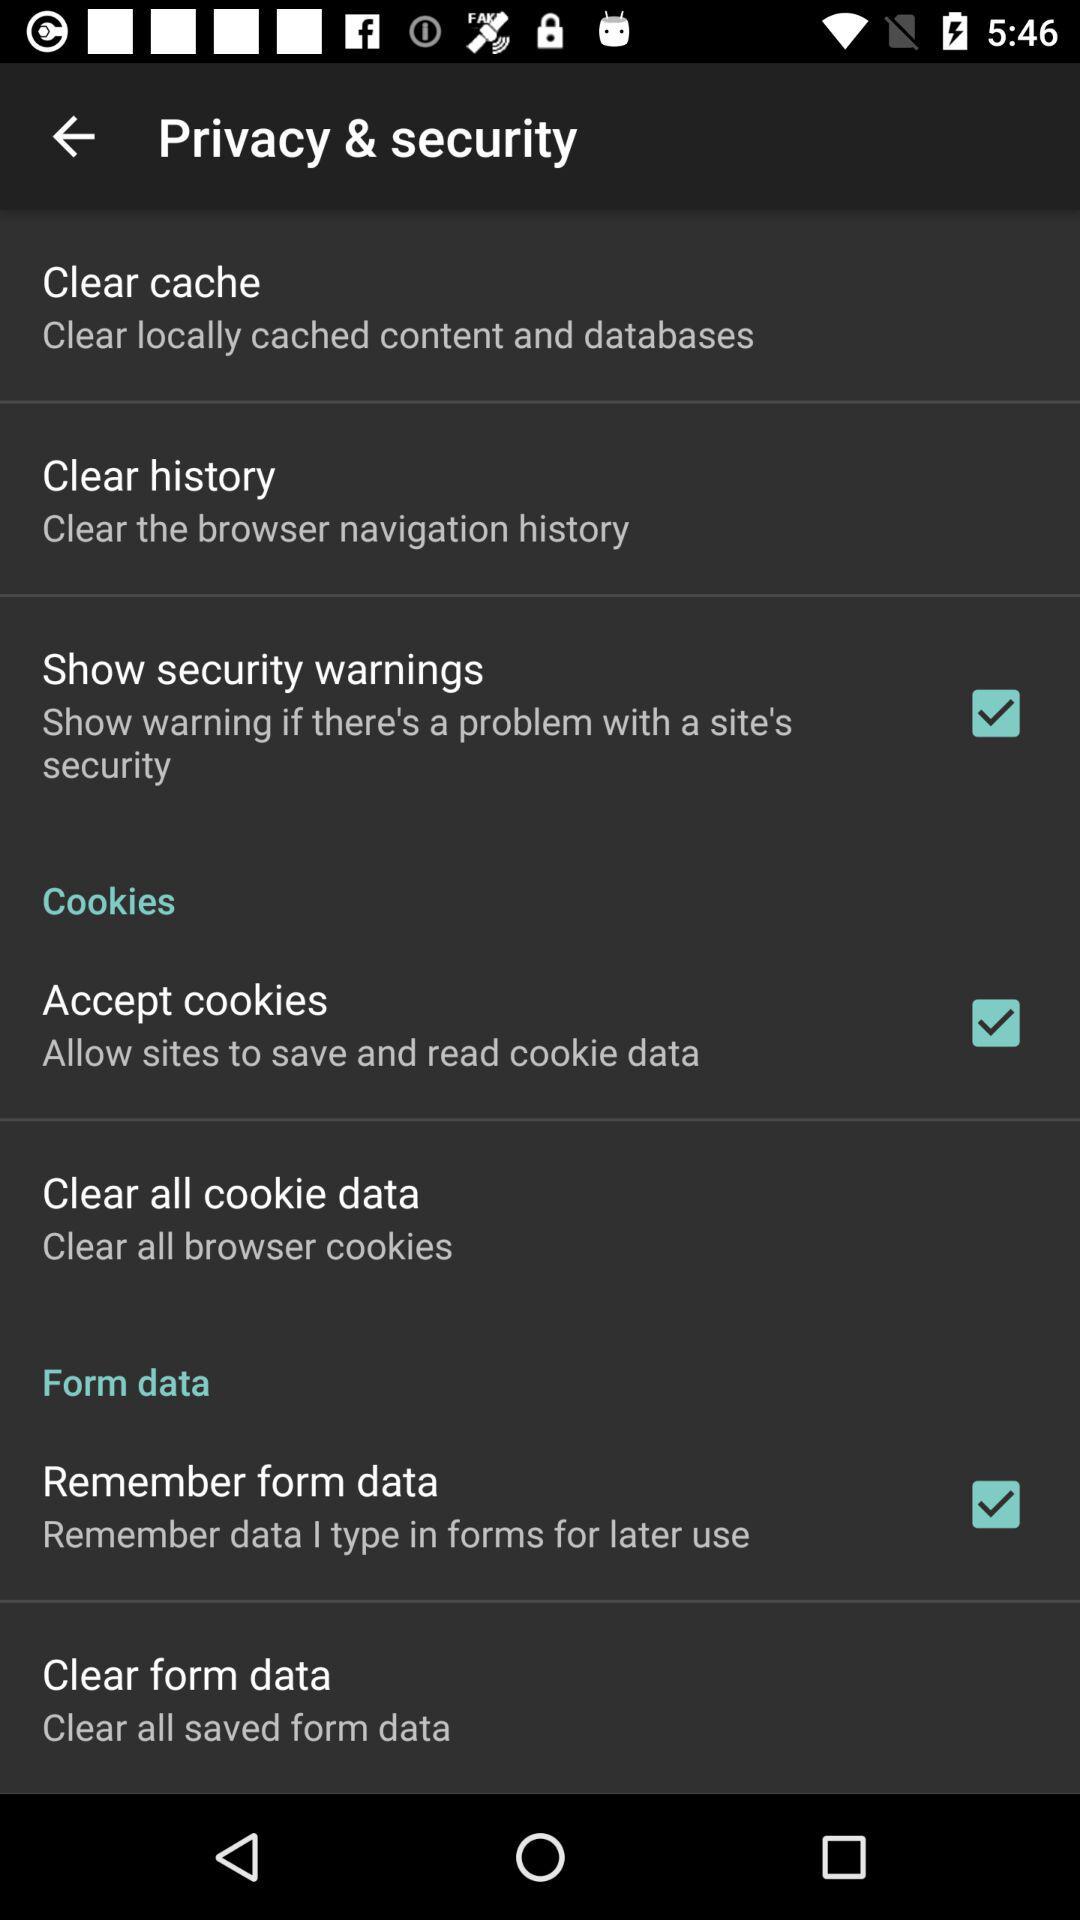 The image size is (1080, 1920). What do you see at coordinates (185, 998) in the screenshot?
I see `the item above the allow sites to app` at bounding box center [185, 998].